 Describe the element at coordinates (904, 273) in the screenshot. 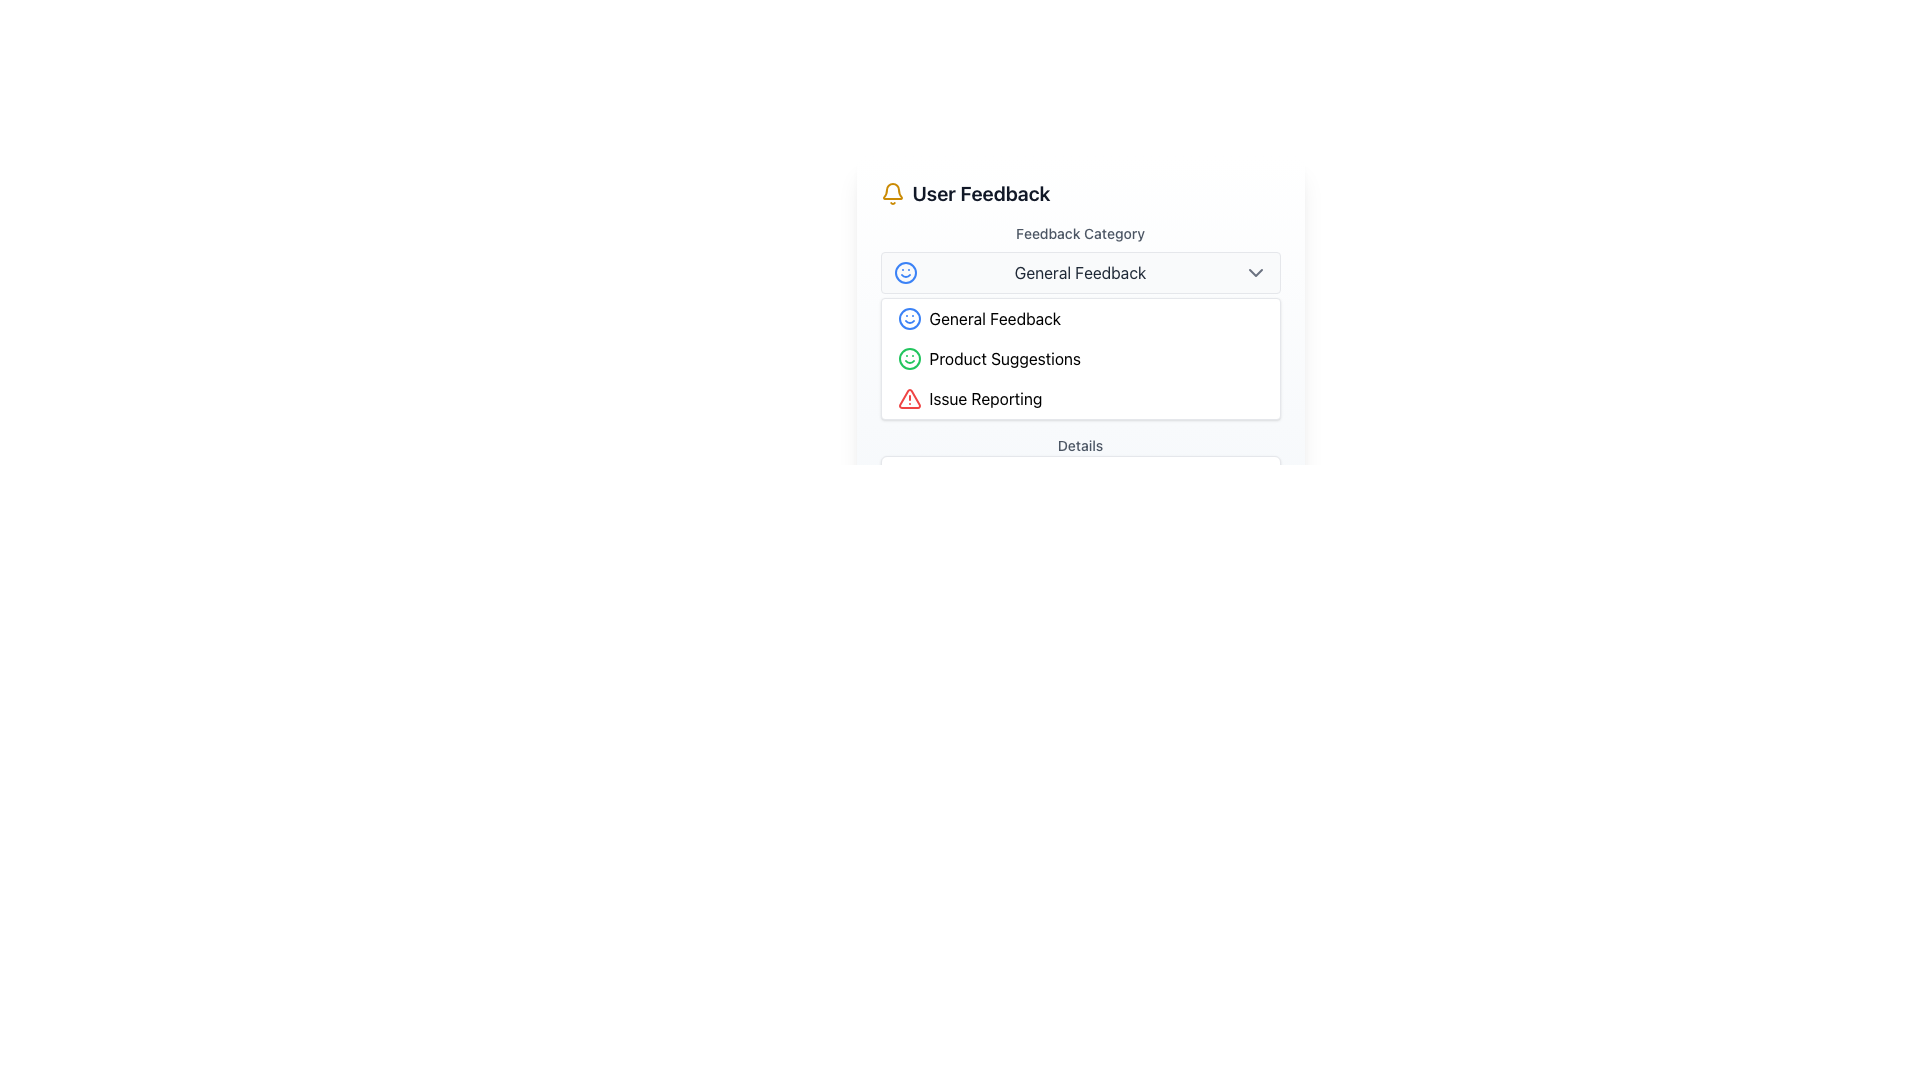

I see `the graphical icon representing the 'General Feedback' option in the dropdown menu, located towards the upper-left corner of the selection box` at that location.